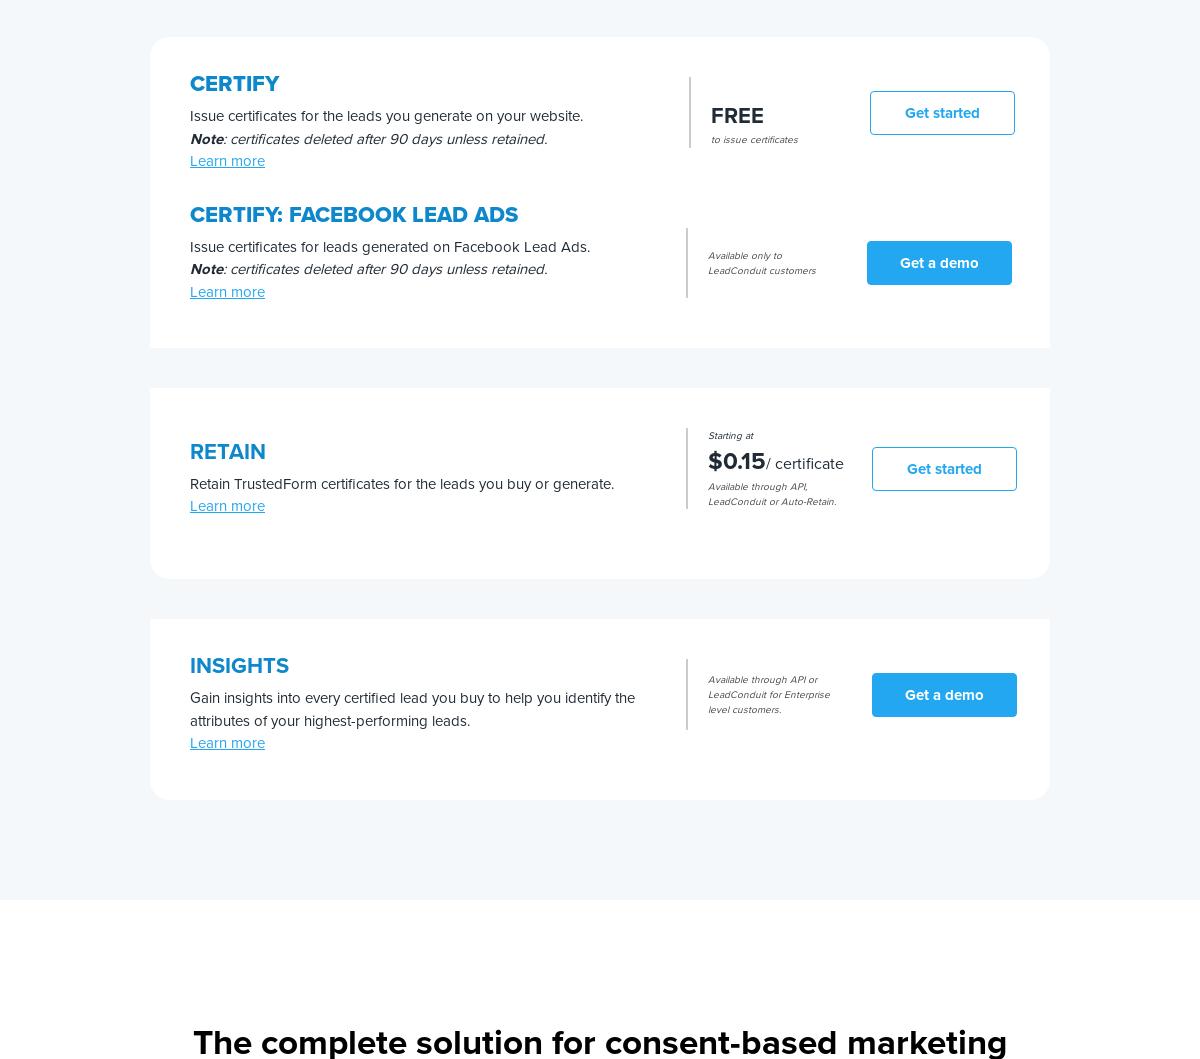 Image resolution: width=1200 pixels, height=1059 pixels. I want to click on 'Issue certificates for the leads you generate on your website.', so click(386, 114).